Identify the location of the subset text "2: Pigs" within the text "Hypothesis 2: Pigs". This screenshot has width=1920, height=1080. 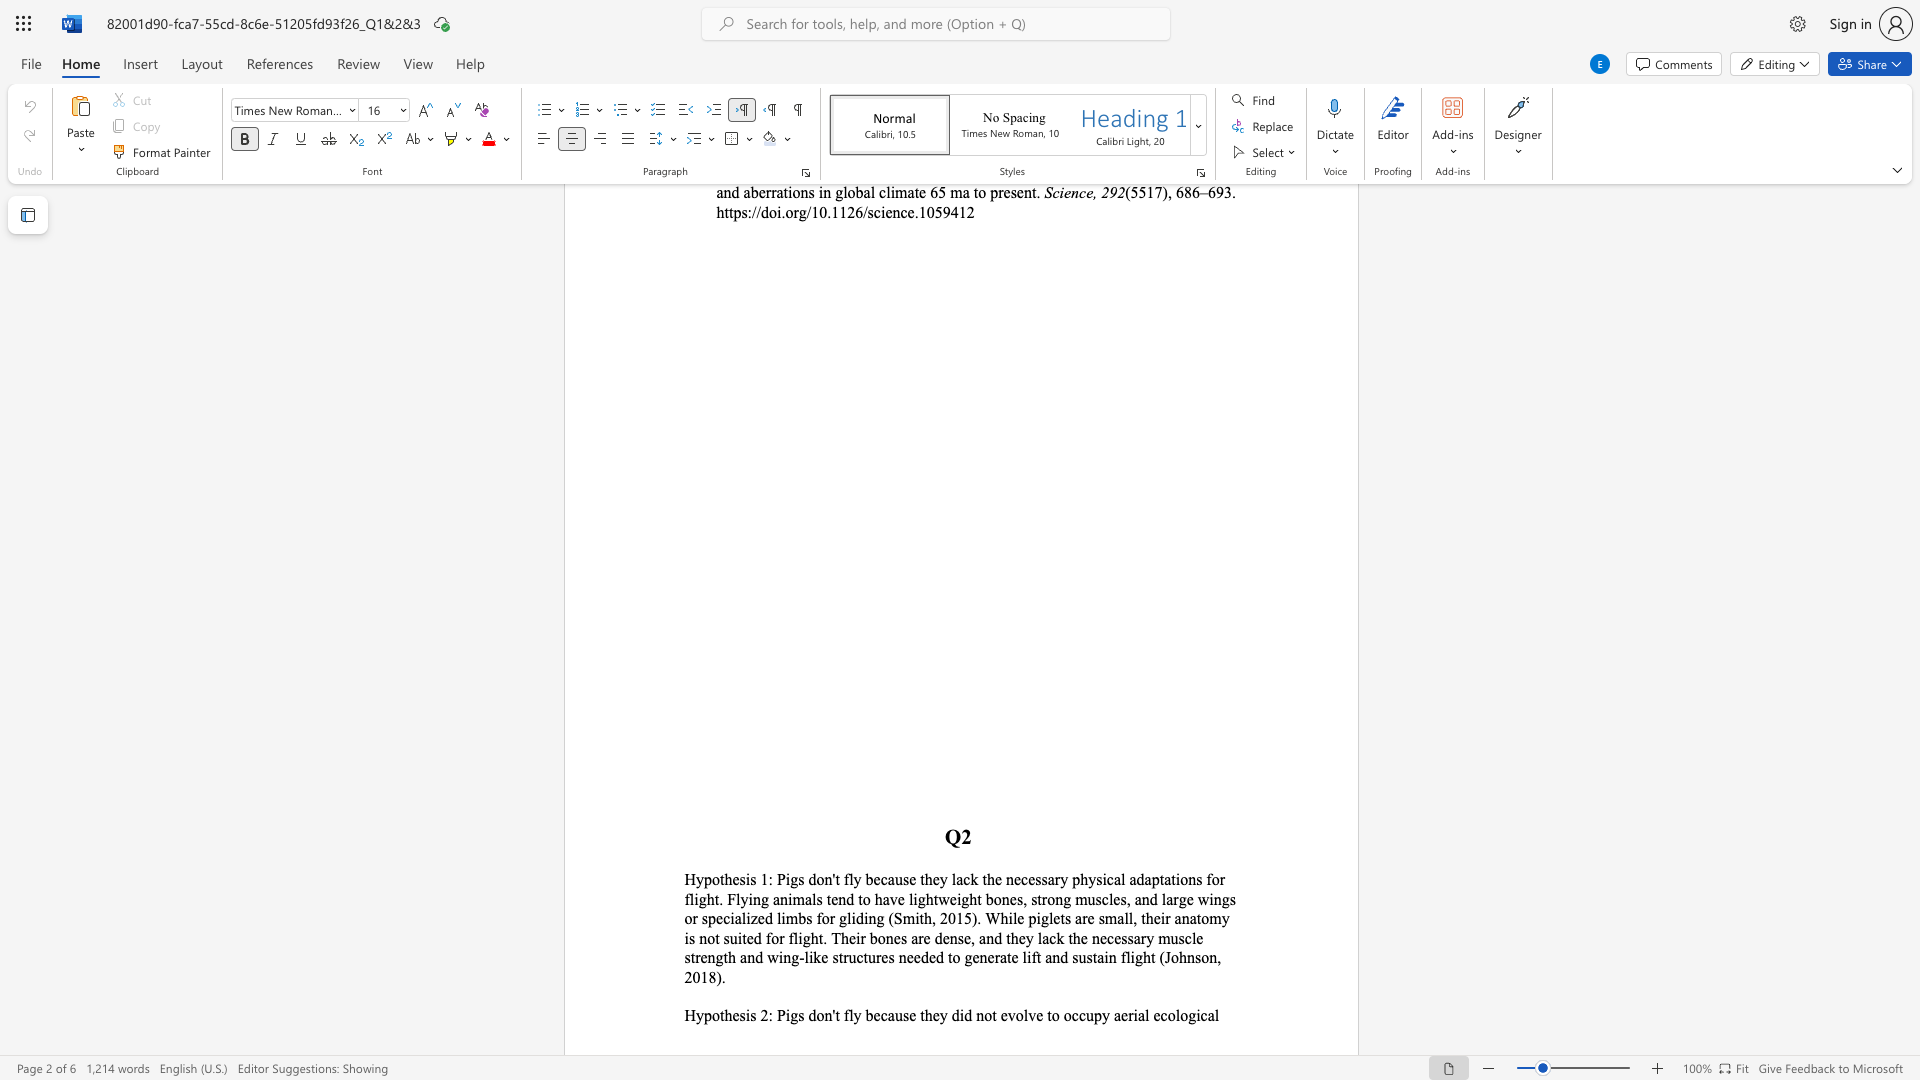
(759, 1015).